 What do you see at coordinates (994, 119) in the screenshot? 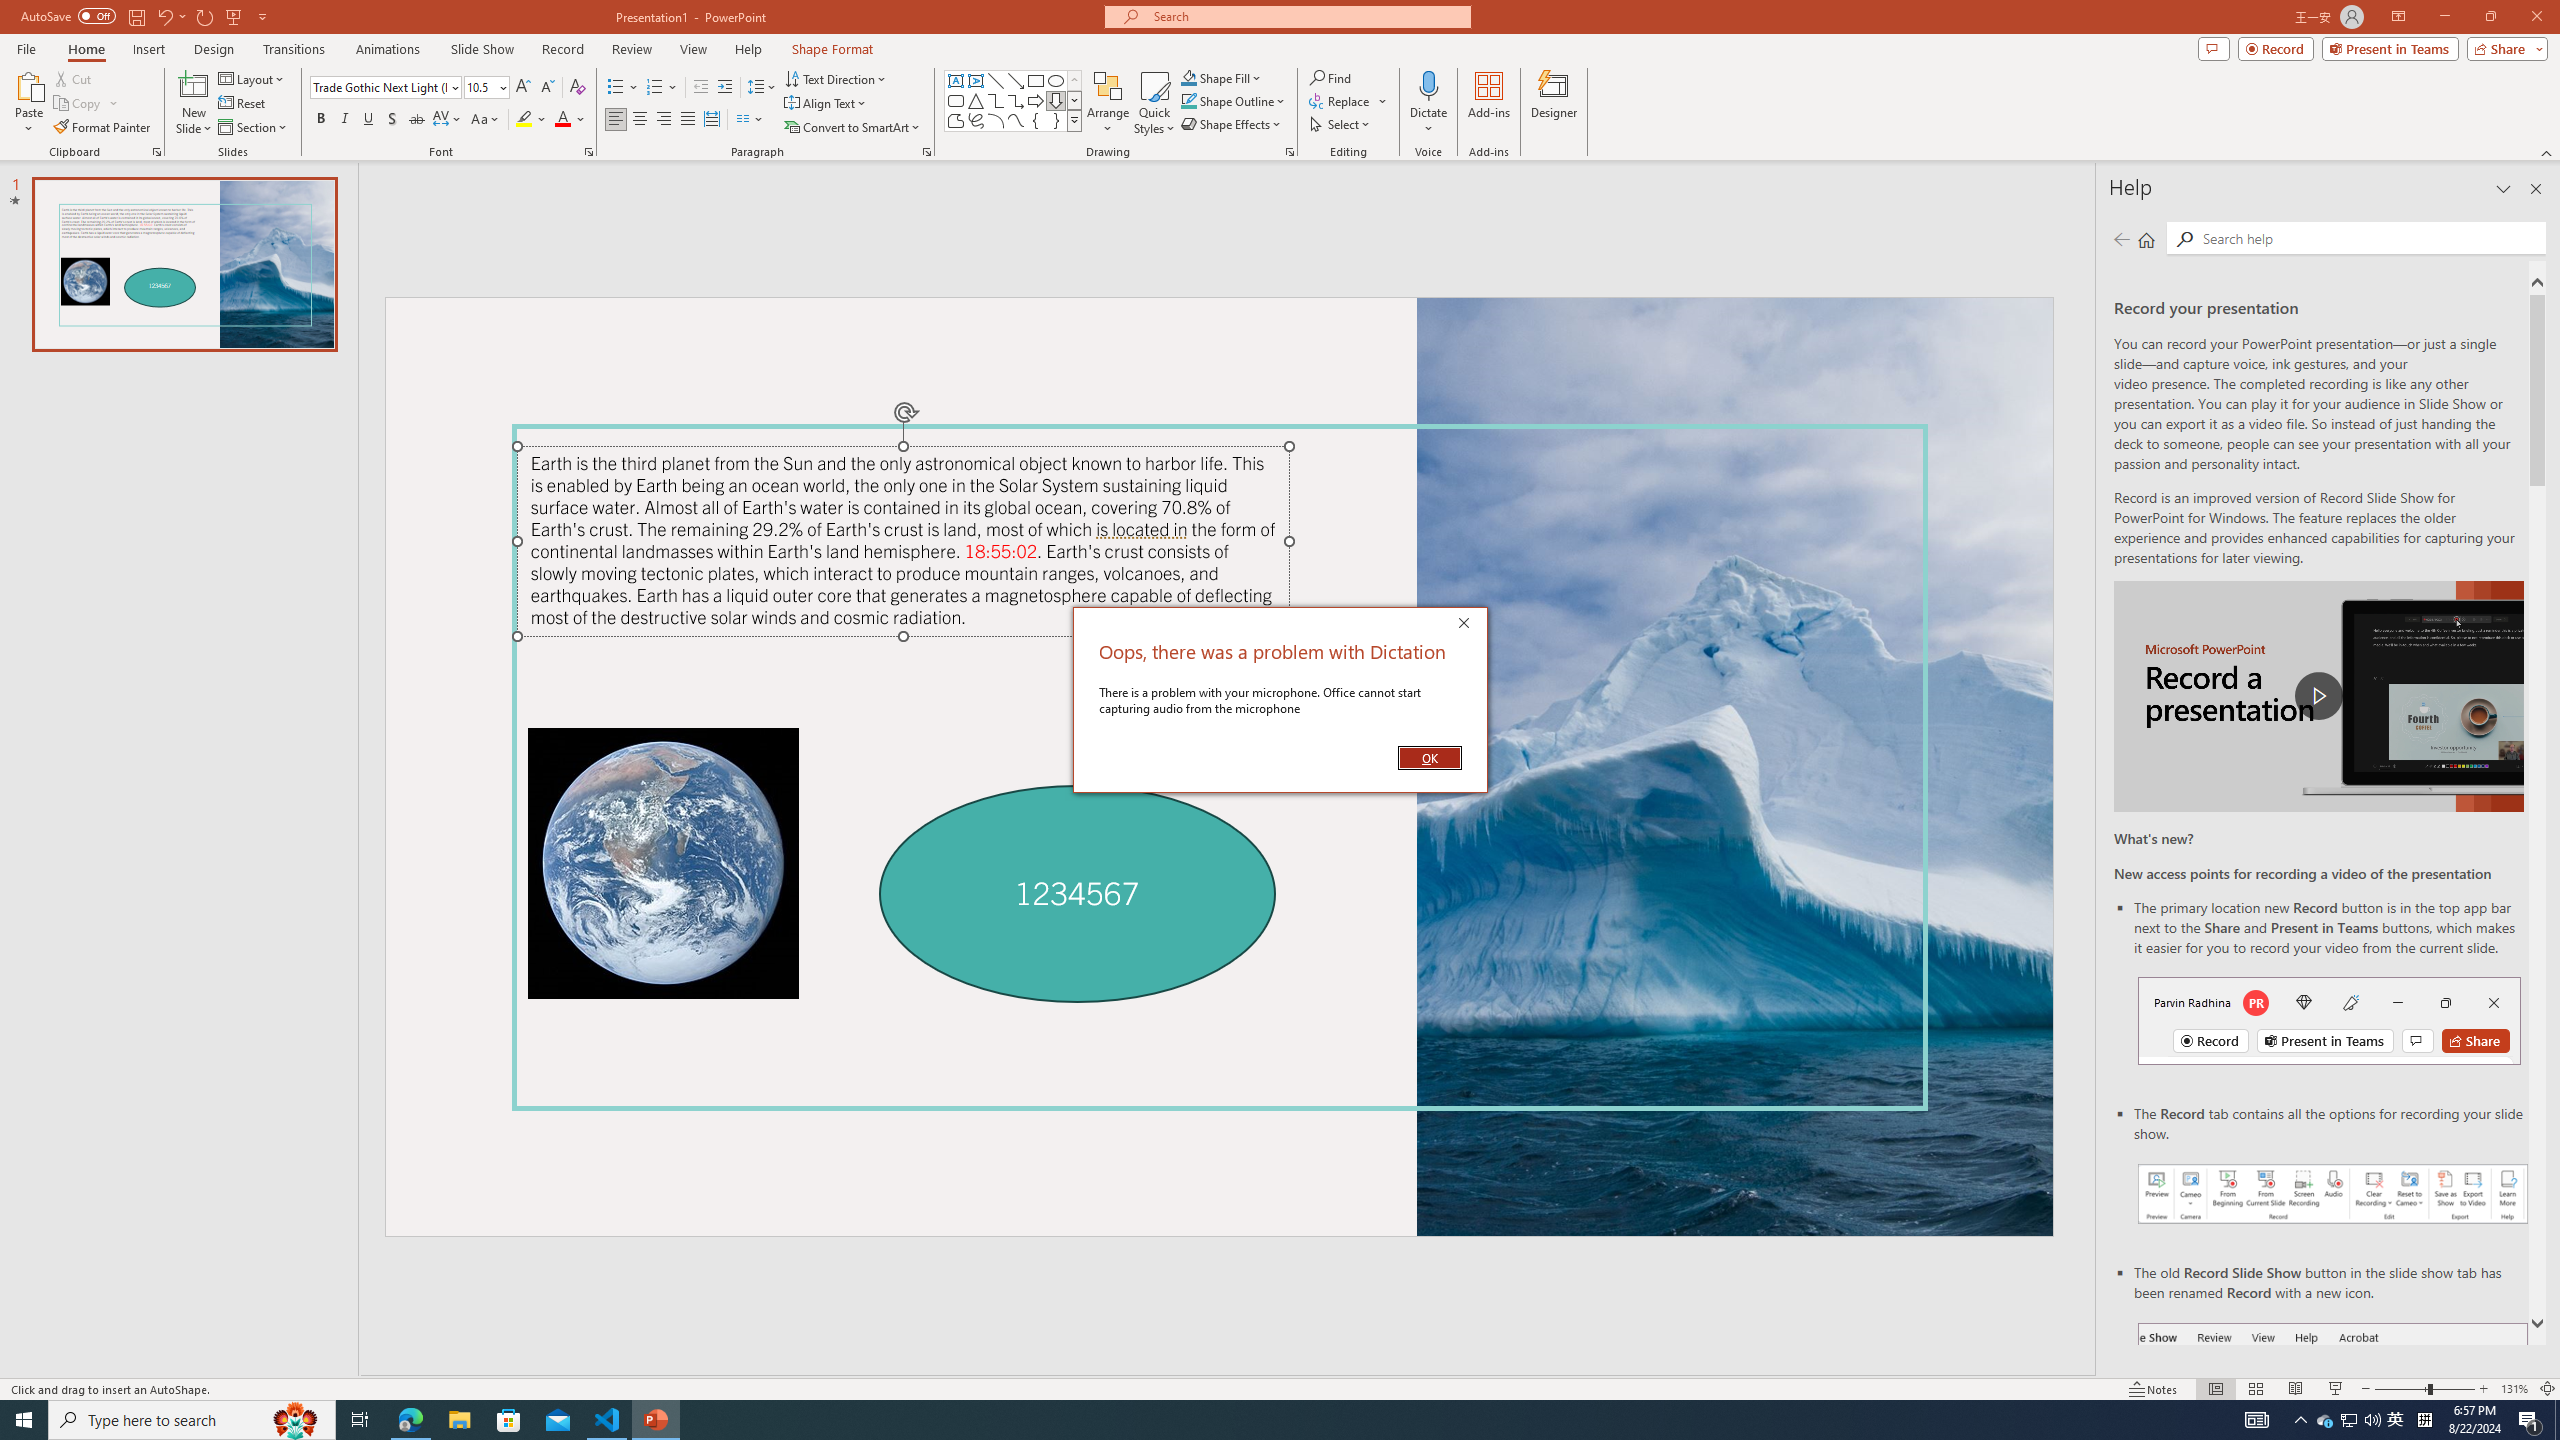
I see `'Arc'` at bounding box center [994, 119].